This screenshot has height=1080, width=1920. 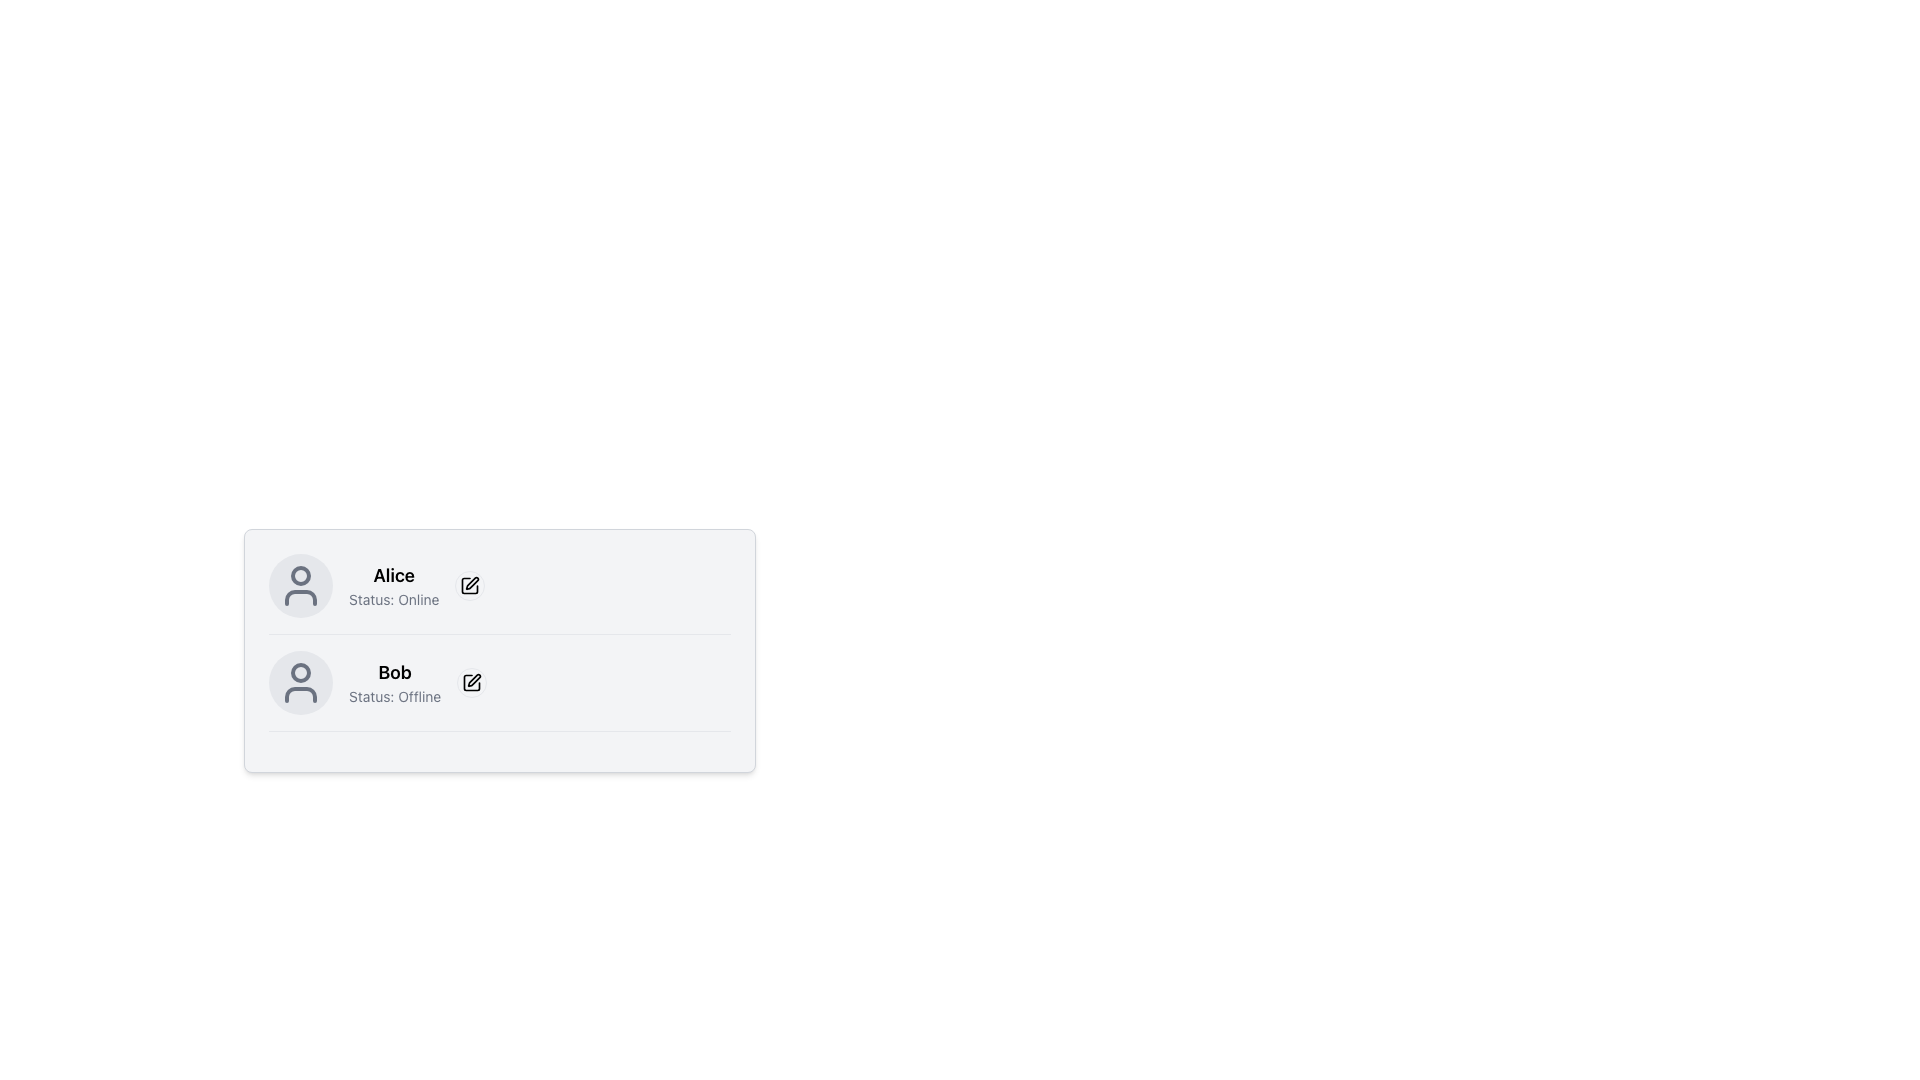 What do you see at coordinates (395, 681) in the screenshot?
I see `text displayed for the user 'Bob' which shows 'Status: Offline' in the second row of the list, next to the avatar icon and edit button` at bounding box center [395, 681].